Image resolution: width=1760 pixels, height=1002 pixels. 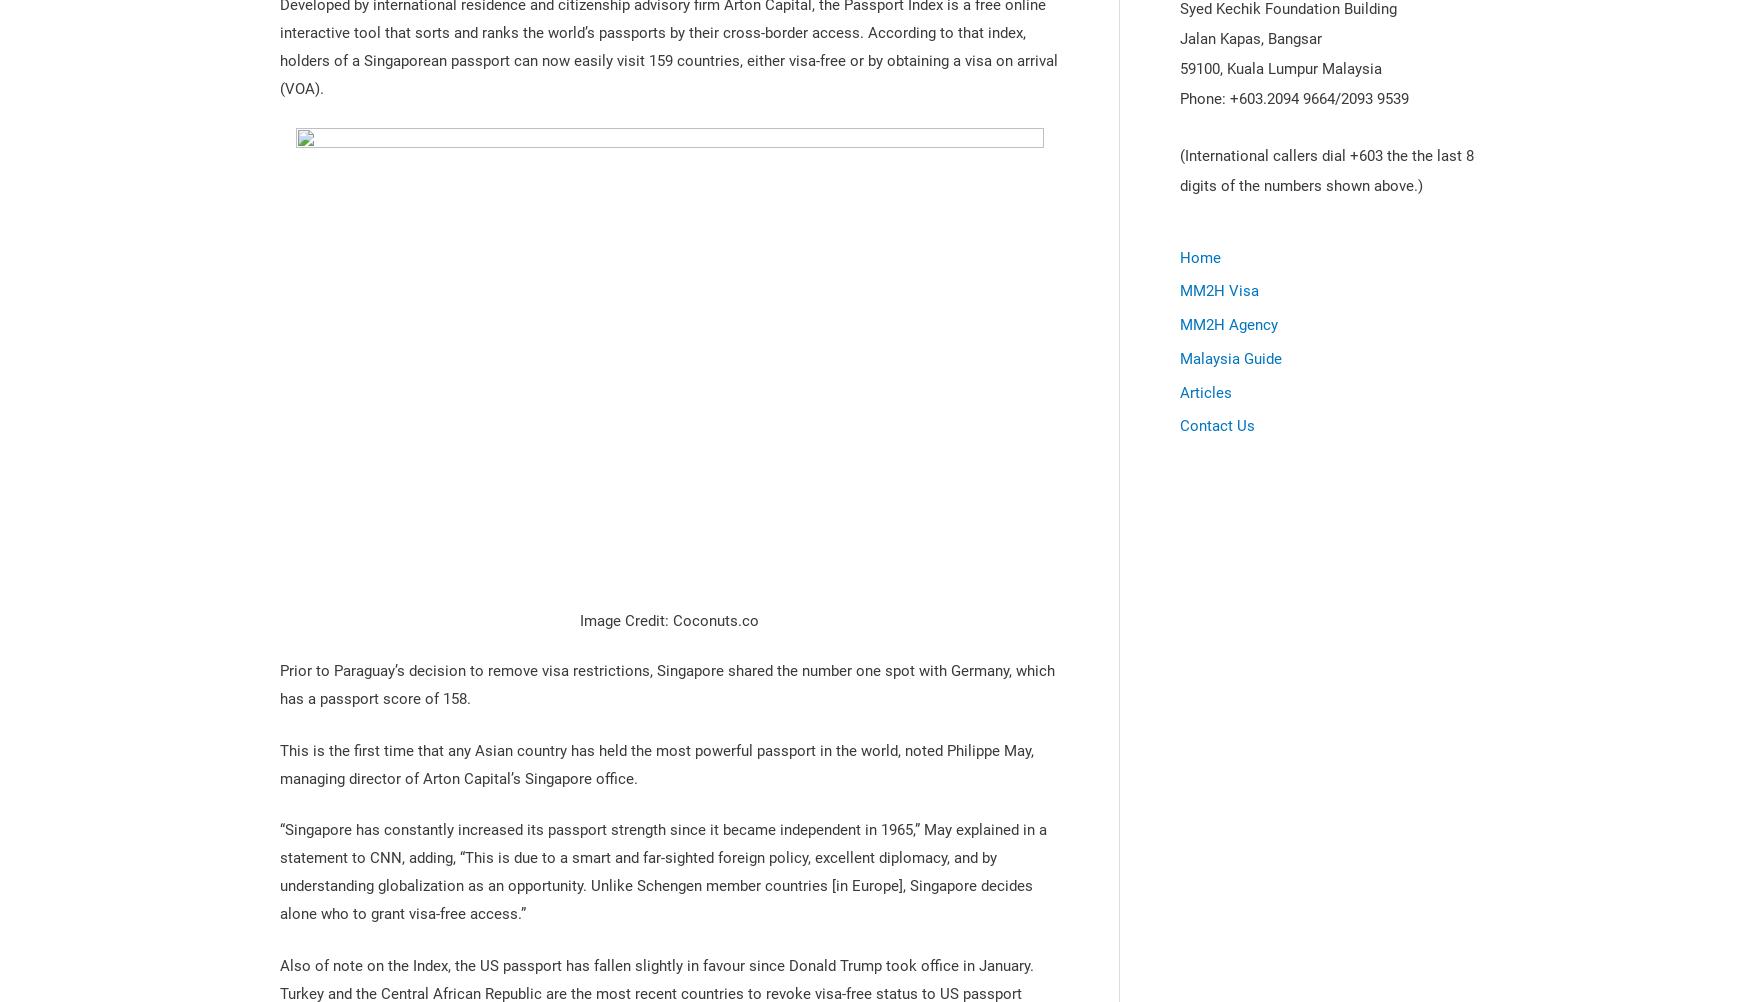 What do you see at coordinates (1199, 256) in the screenshot?
I see `'Home'` at bounding box center [1199, 256].